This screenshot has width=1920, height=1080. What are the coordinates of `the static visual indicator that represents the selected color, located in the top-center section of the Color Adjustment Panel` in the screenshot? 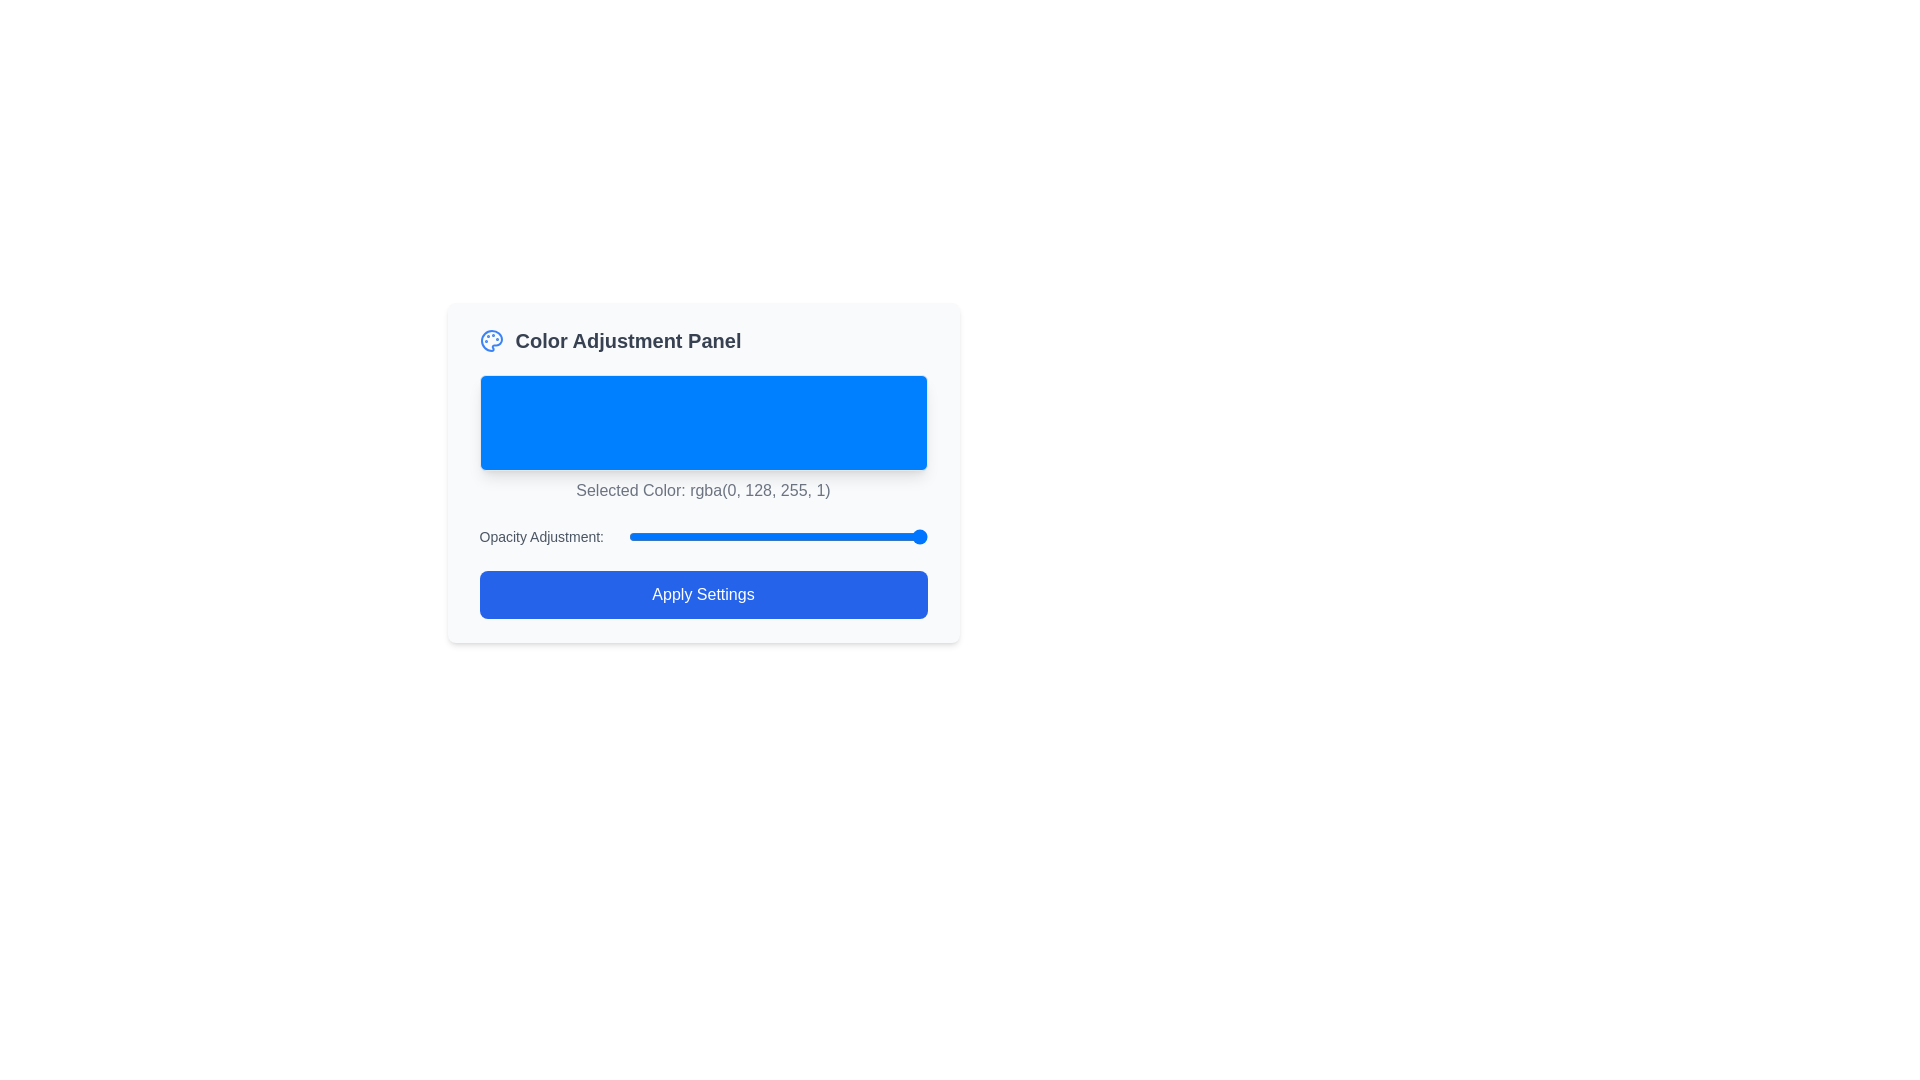 It's located at (703, 422).